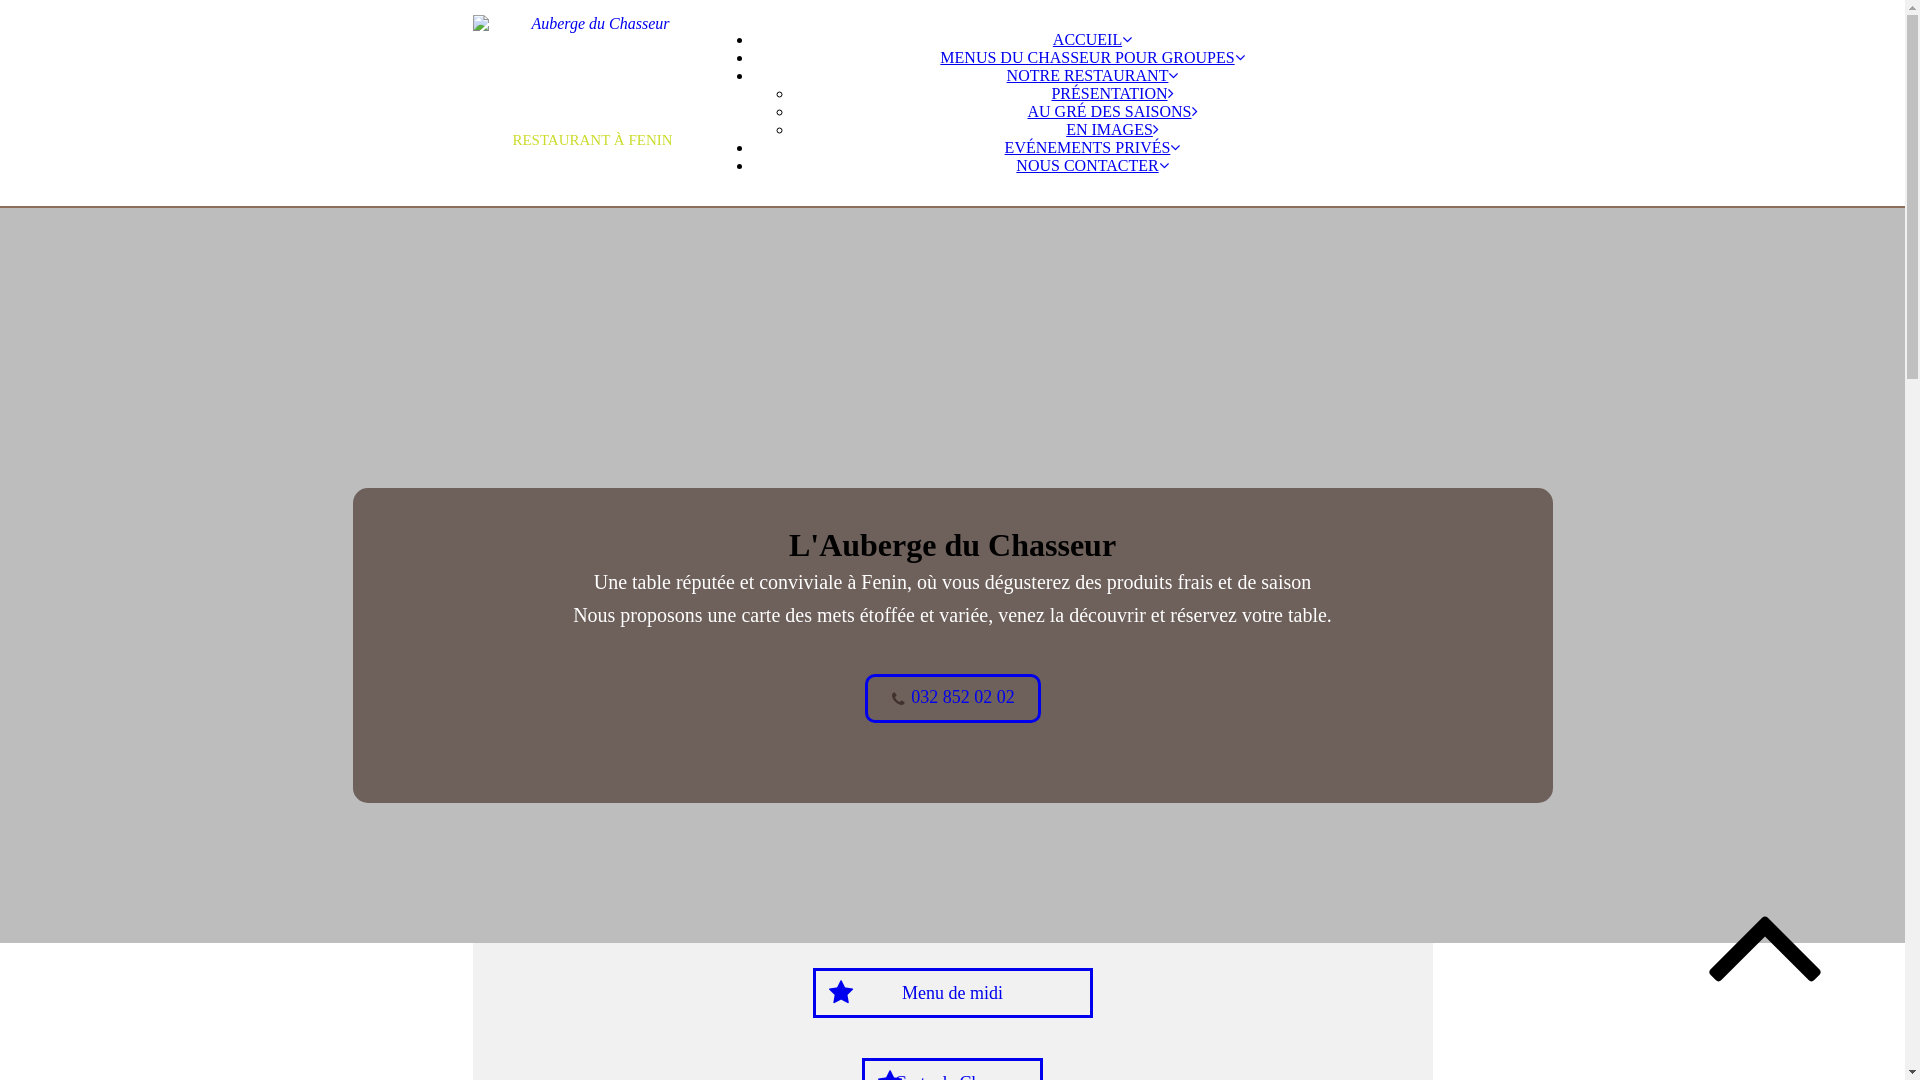 This screenshot has width=1920, height=1080. What do you see at coordinates (1091, 39) in the screenshot?
I see `'ACCUEIL'` at bounding box center [1091, 39].